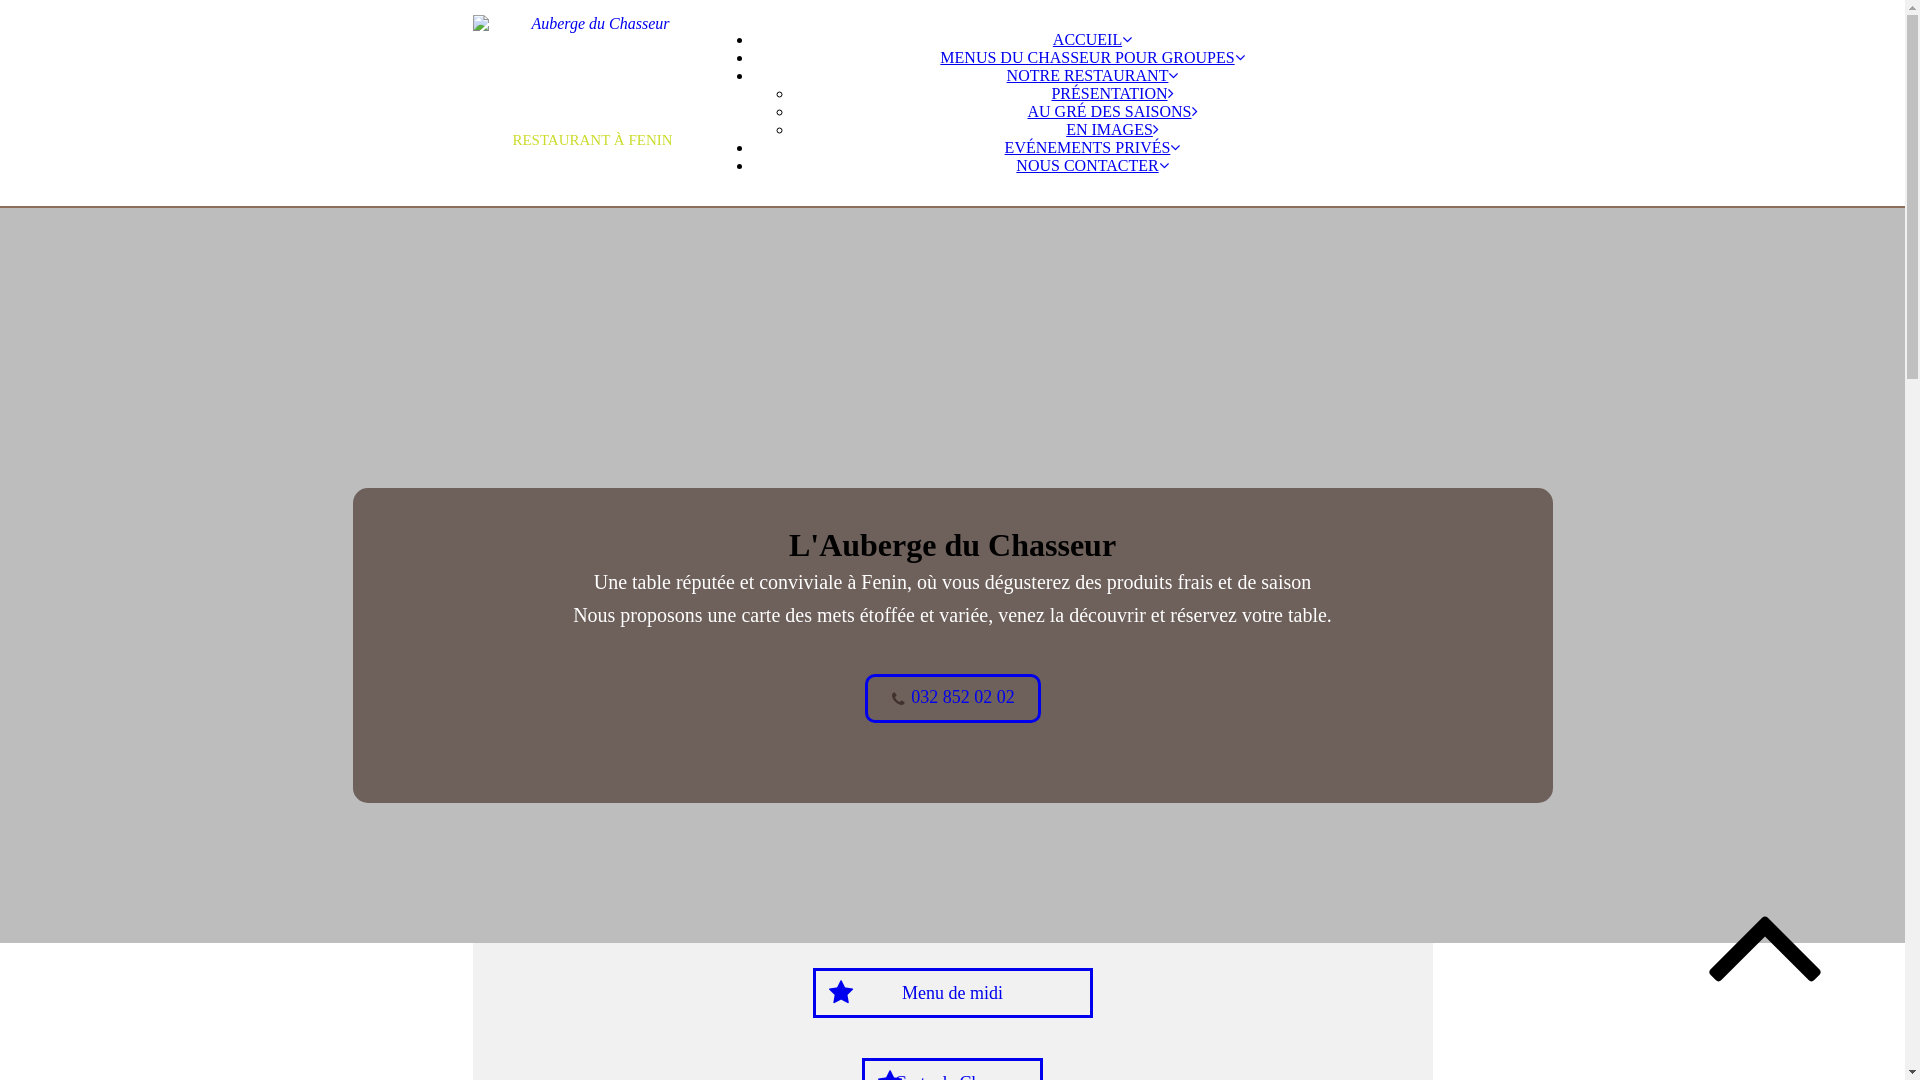 This screenshot has width=1920, height=1080. What do you see at coordinates (1091, 39) in the screenshot?
I see `'ACCUEIL'` at bounding box center [1091, 39].